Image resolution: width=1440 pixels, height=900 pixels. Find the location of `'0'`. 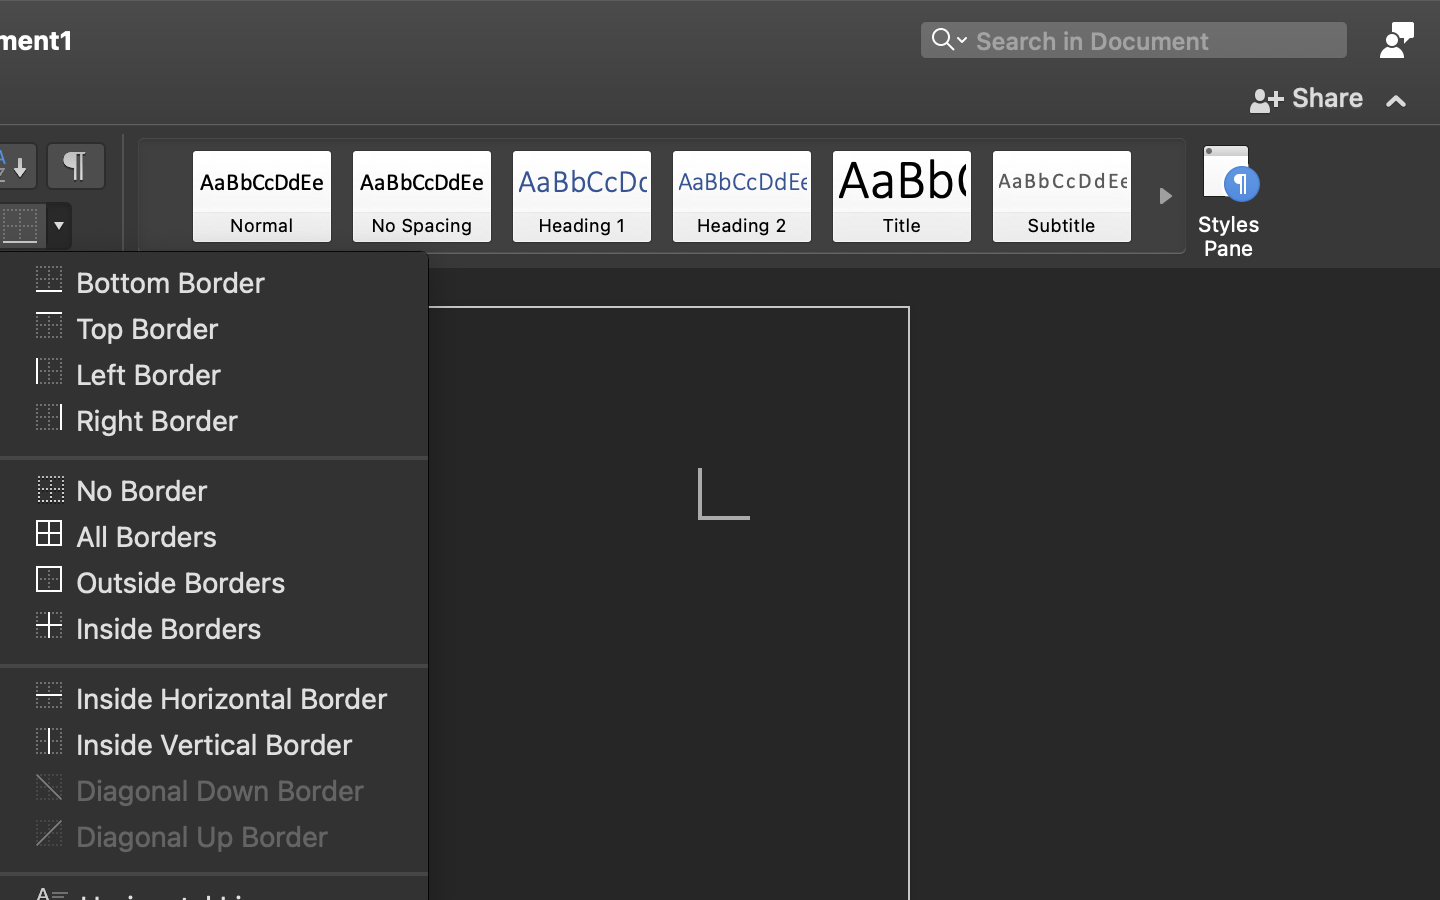

'0' is located at coordinates (260, 196).